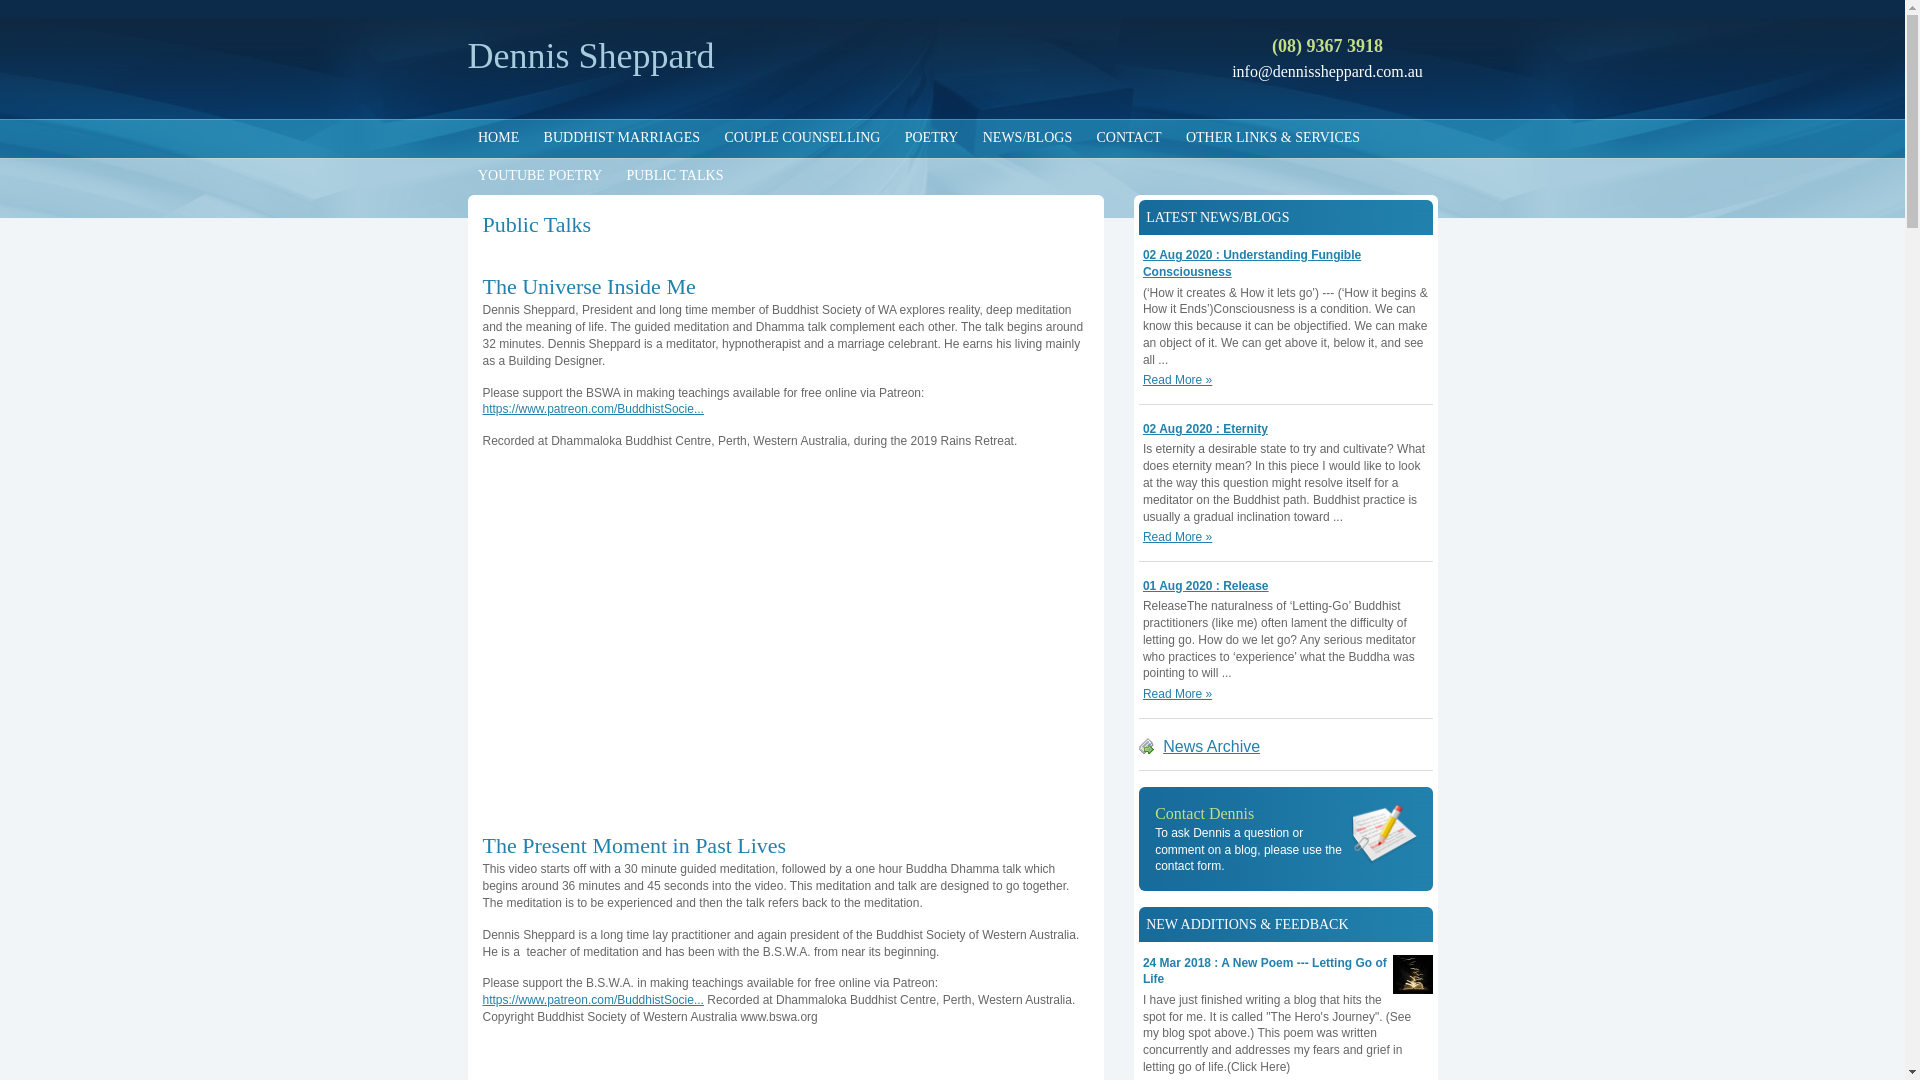 Image resolution: width=1920 pixels, height=1080 pixels. Describe the element at coordinates (1271, 137) in the screenshot. I see `'OTHER LINKS & SERVICES'` at that location.